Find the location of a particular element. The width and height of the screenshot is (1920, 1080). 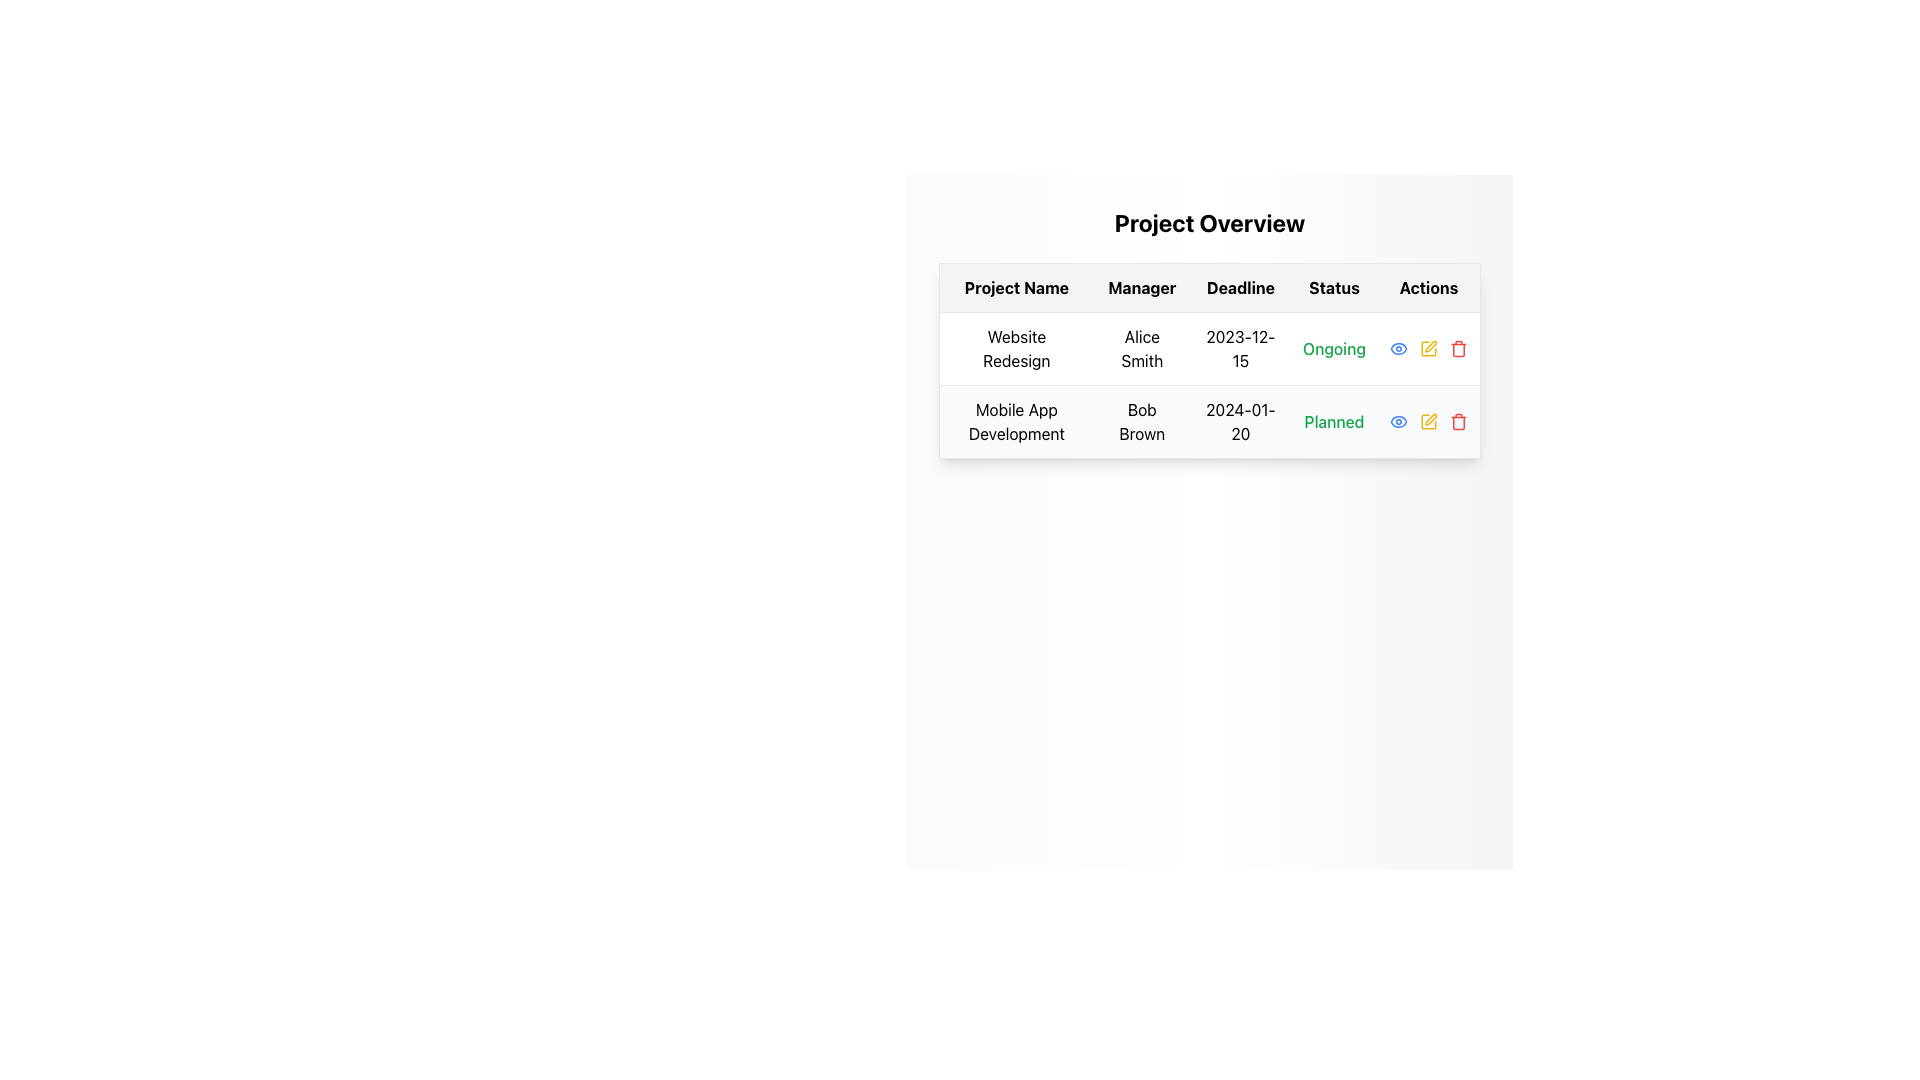

the first row of the table under the 'Project Overview' heading, which contains details about the project 'Website Redesign' is located at coordinates (1208, 347).